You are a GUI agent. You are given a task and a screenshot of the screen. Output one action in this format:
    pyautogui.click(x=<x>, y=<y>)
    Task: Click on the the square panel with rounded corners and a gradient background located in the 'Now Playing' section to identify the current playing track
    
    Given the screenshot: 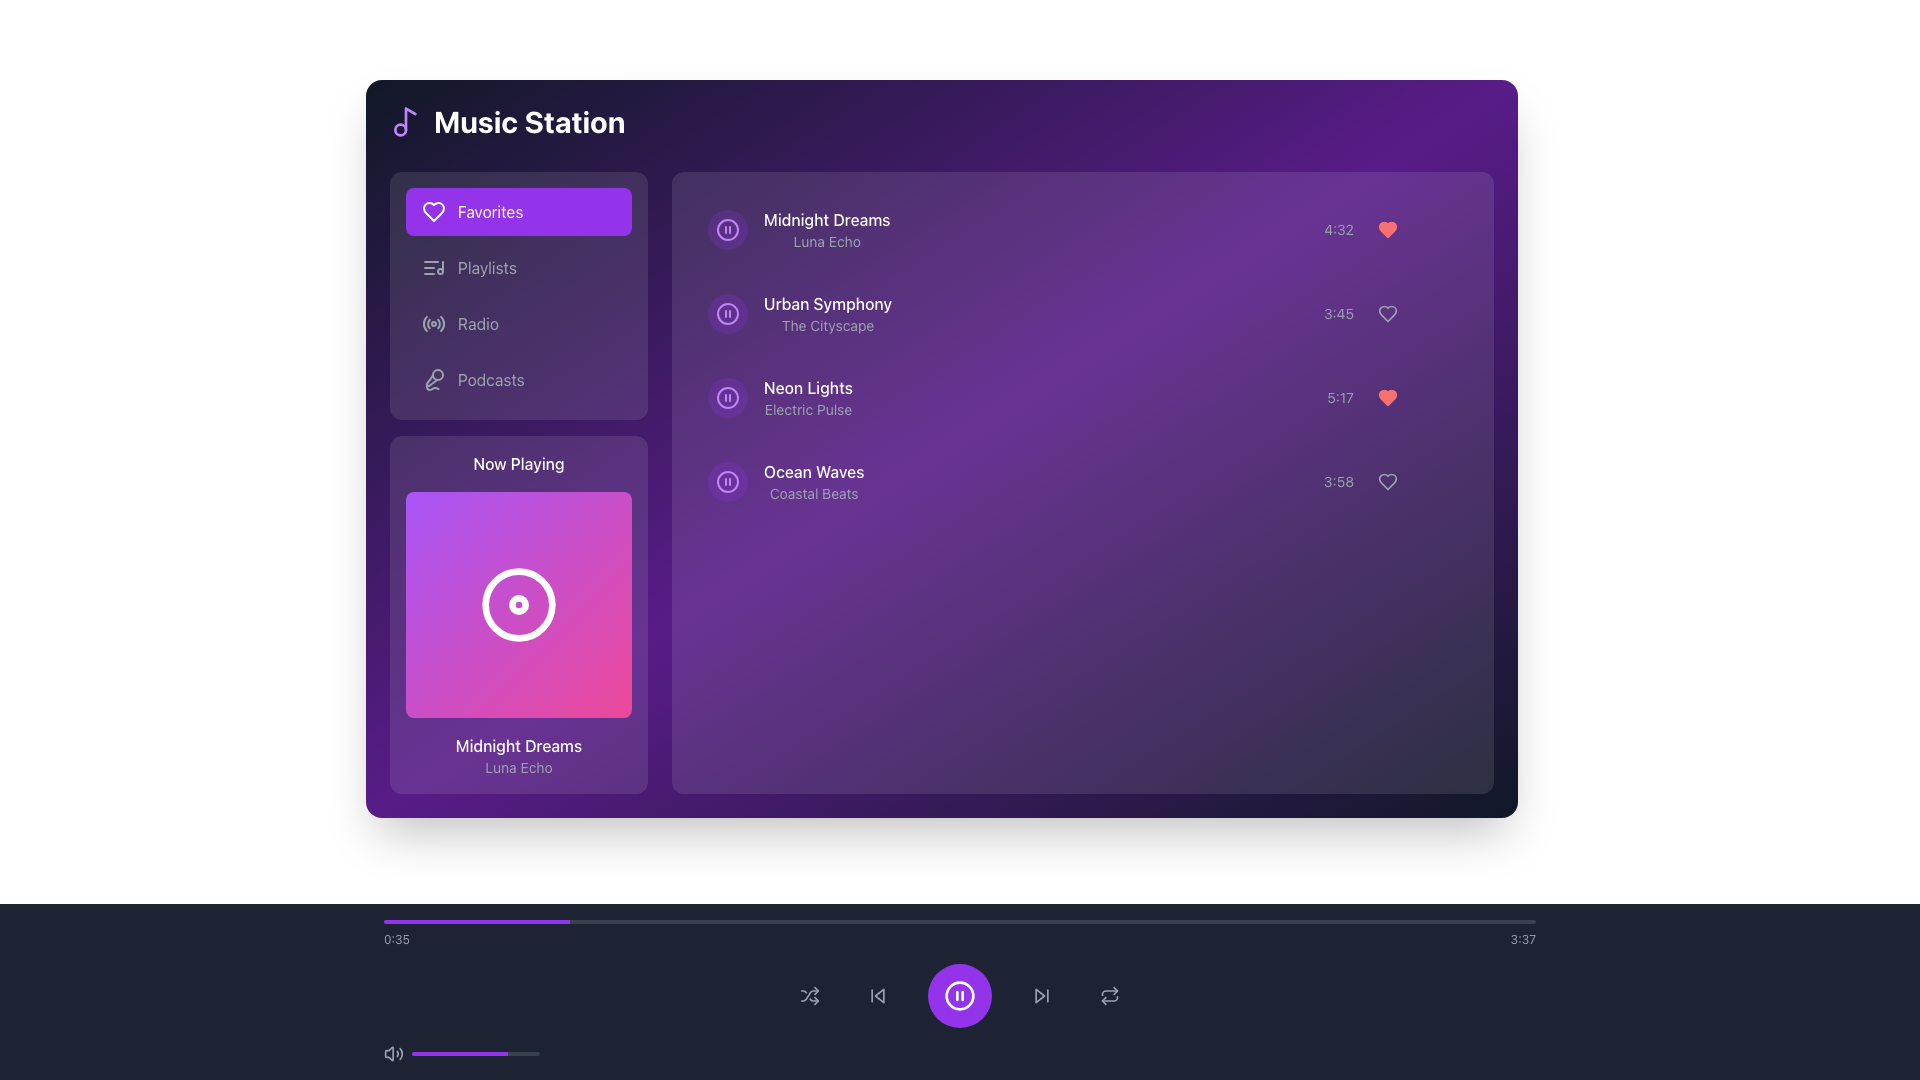 What is the action you would take?
    pyautogui.click(x=518, y=604)
    